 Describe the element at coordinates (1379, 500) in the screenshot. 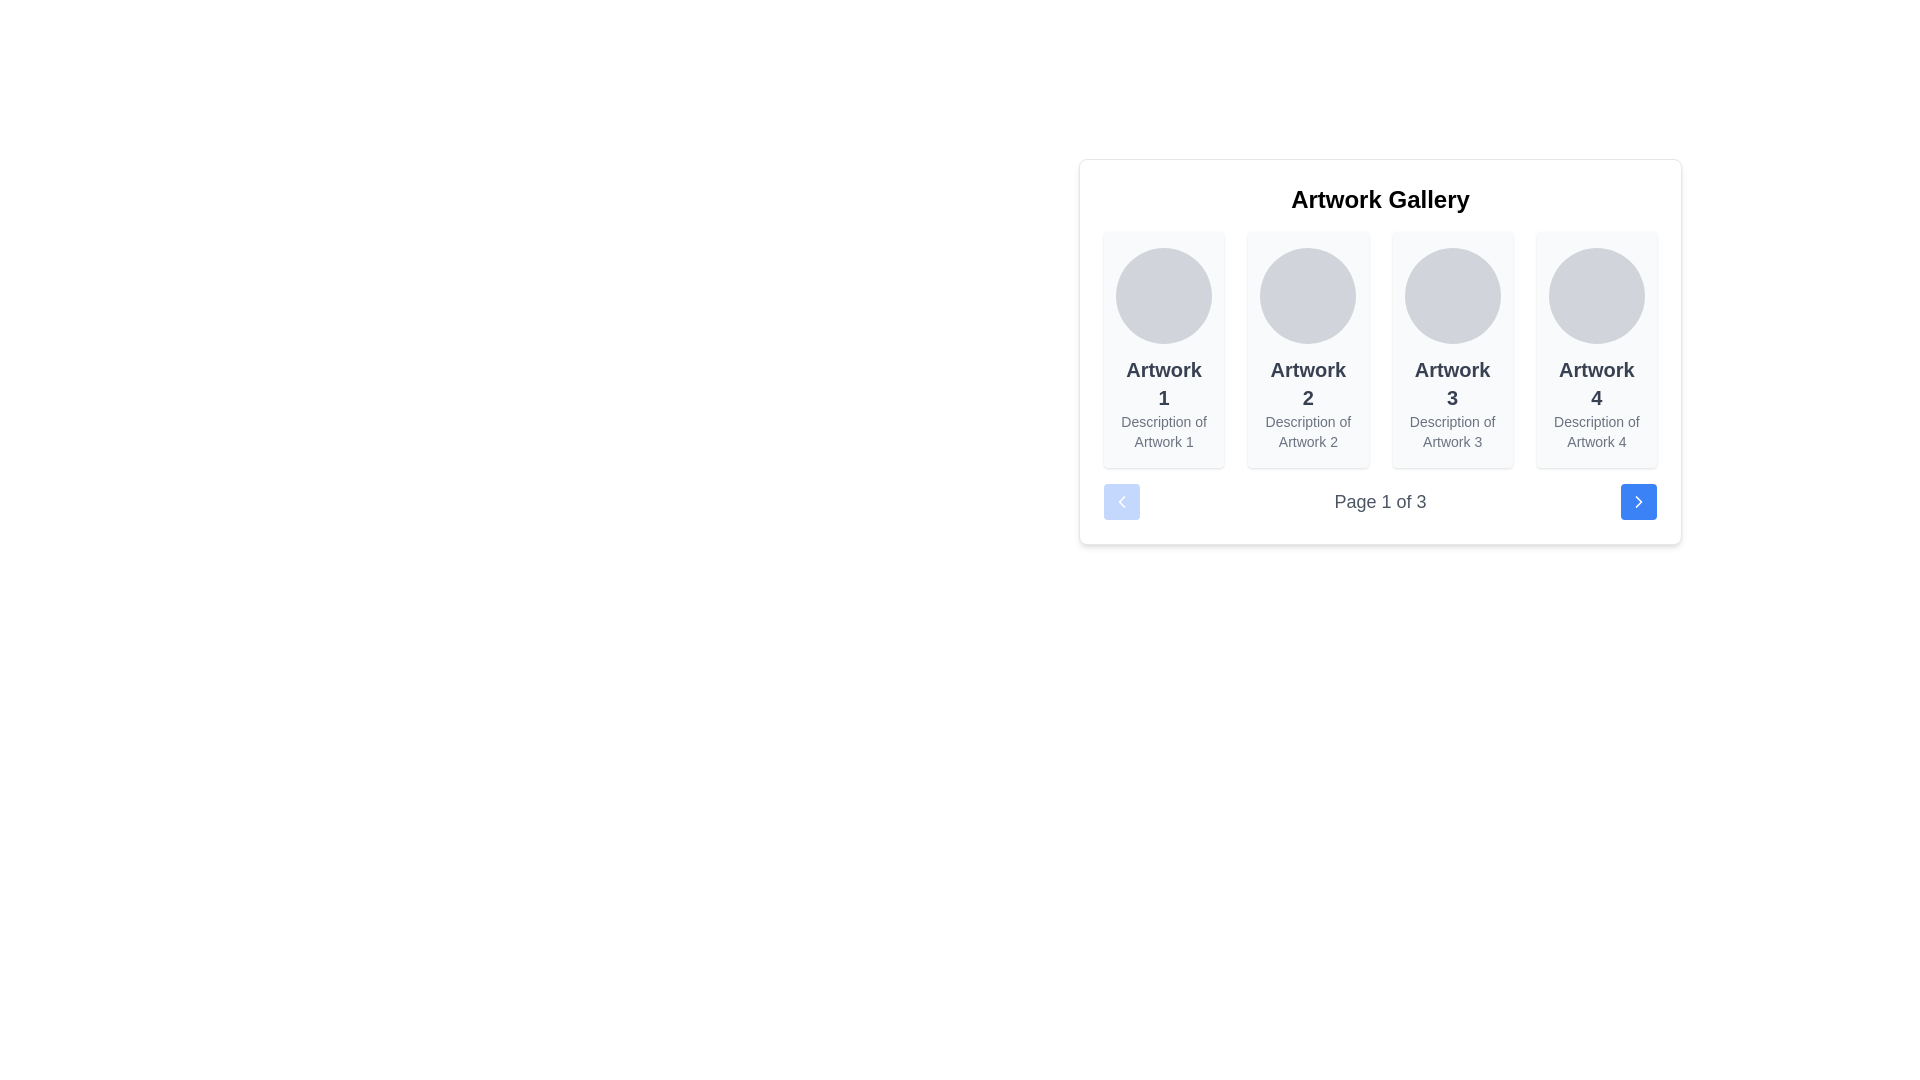

I see `the pagination indicator that displays the current page number, located below the artwork cards grid in the gallery box` at that location.